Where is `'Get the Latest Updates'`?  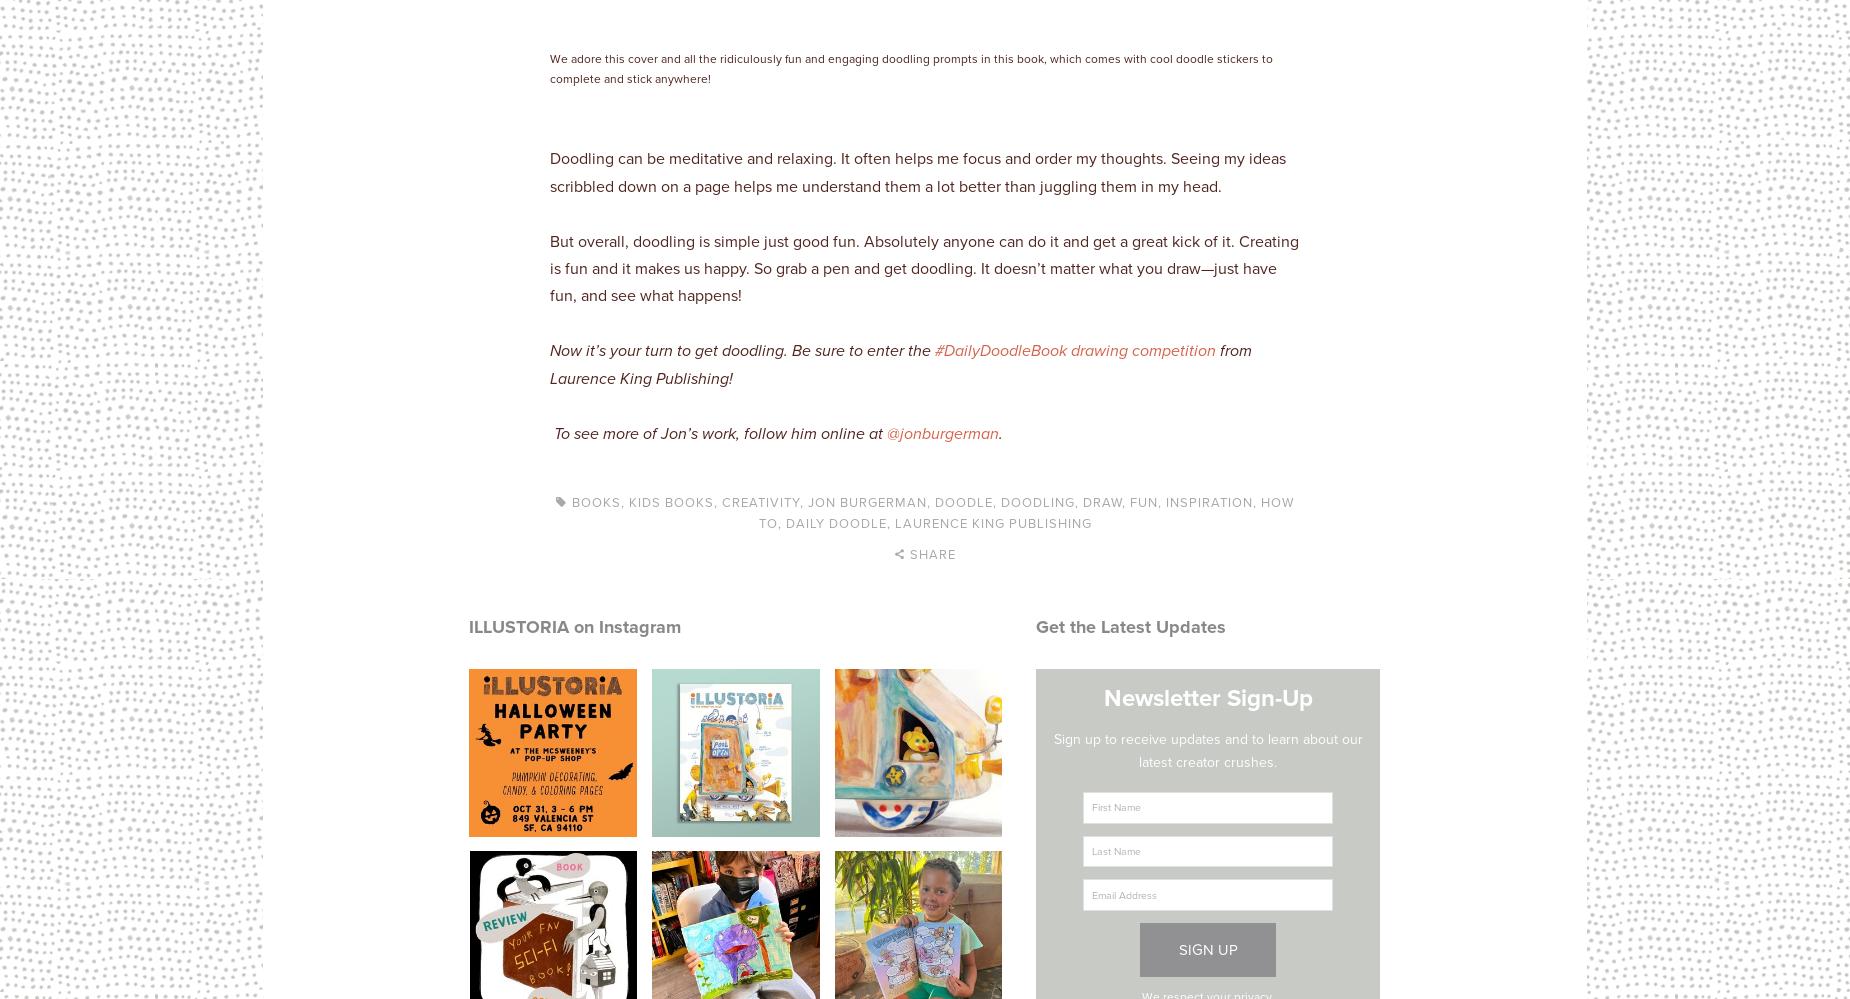
'Get the Latest Updates' is located at coordinates (1035, 625).